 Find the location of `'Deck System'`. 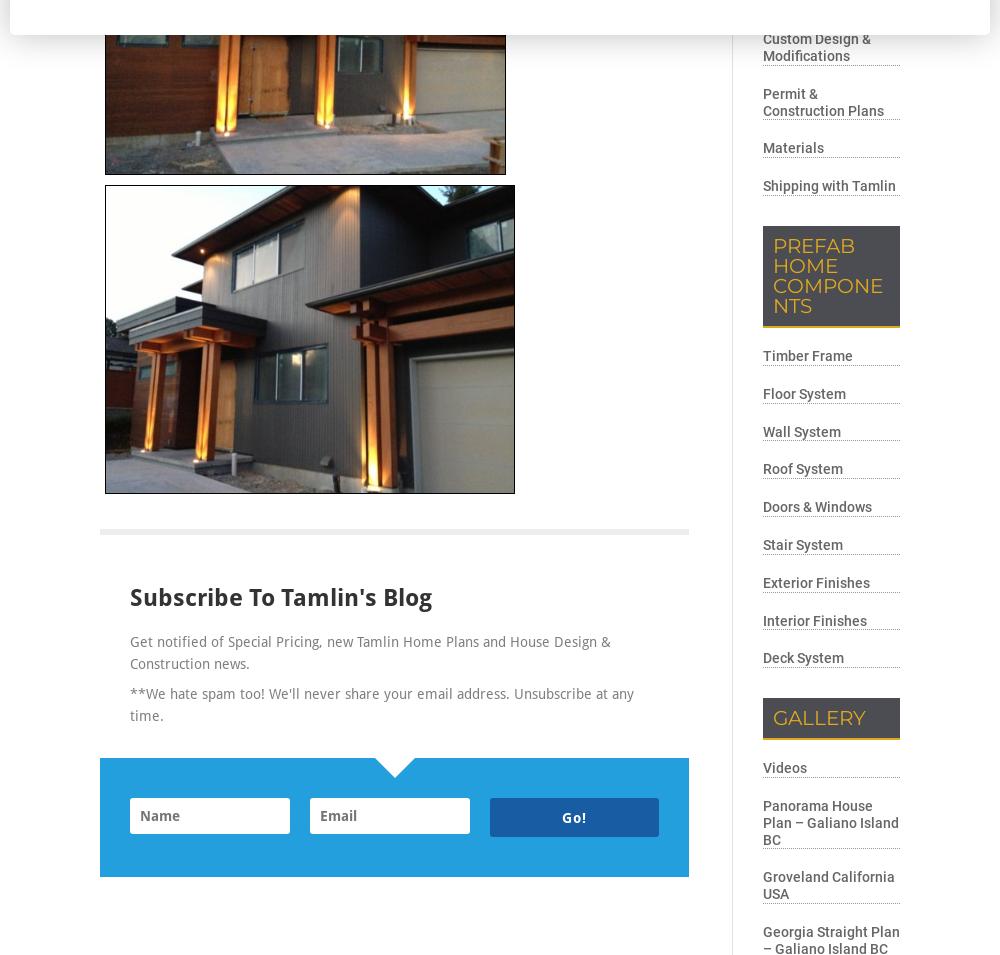

'Deck System' is located at coordinates (803, 656).